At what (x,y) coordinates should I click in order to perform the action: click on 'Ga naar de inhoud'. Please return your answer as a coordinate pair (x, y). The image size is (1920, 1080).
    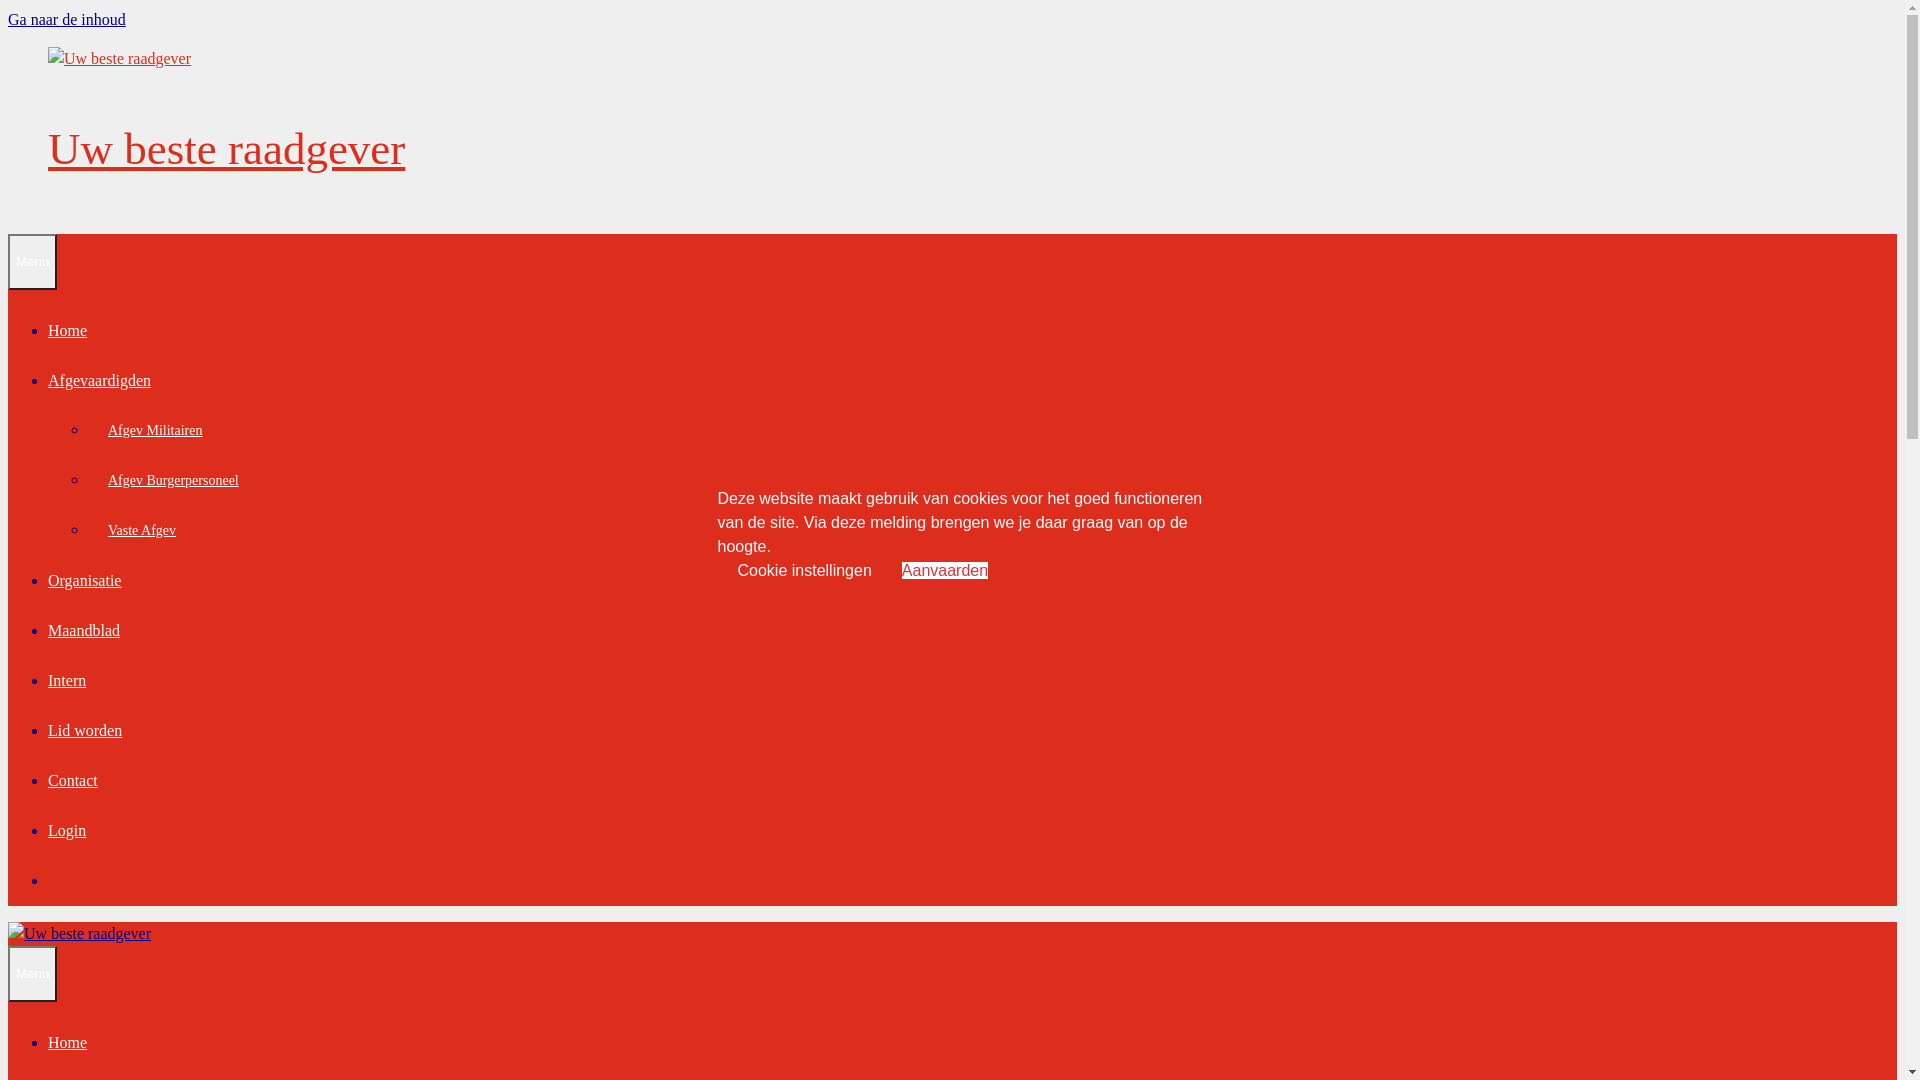
    Looking at the image, I should click on (67, 19).